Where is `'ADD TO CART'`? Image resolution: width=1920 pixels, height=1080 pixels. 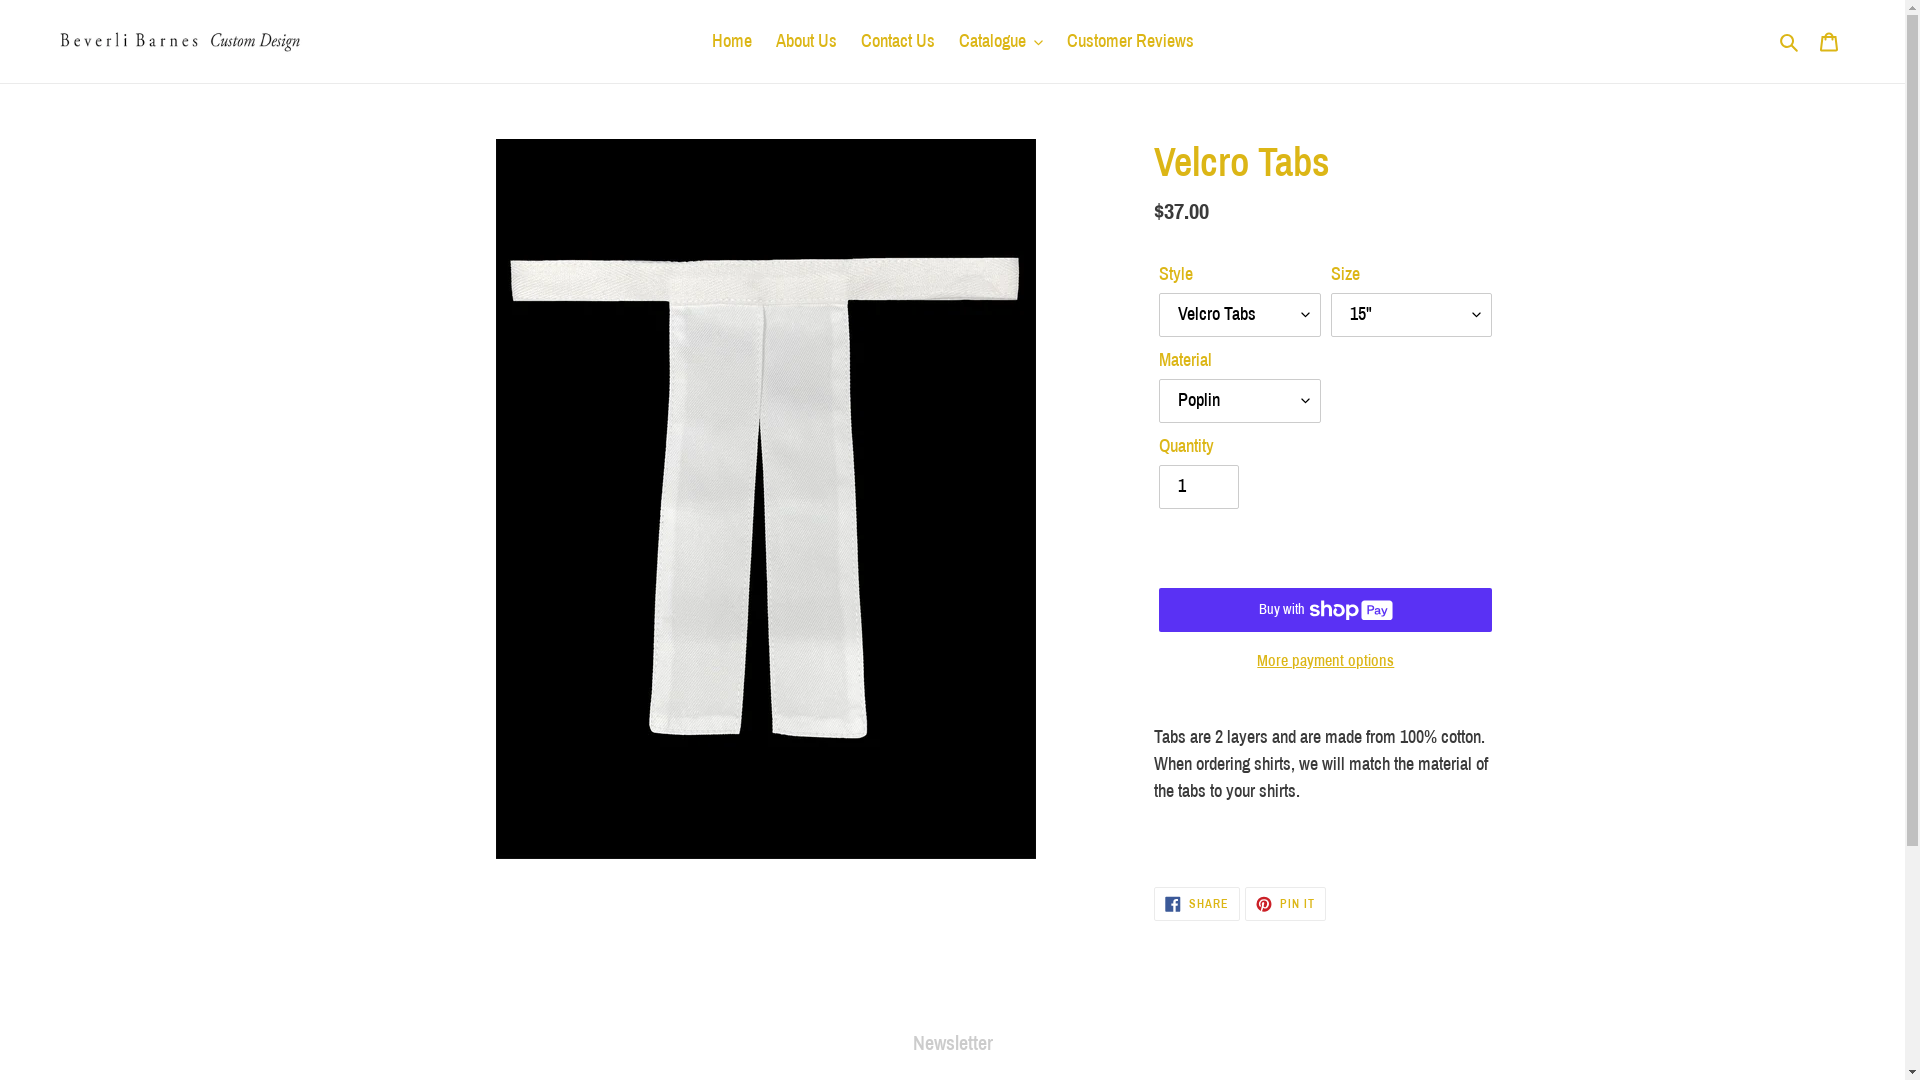 'ADD TO CART' is located at coordinates (1325, 555).